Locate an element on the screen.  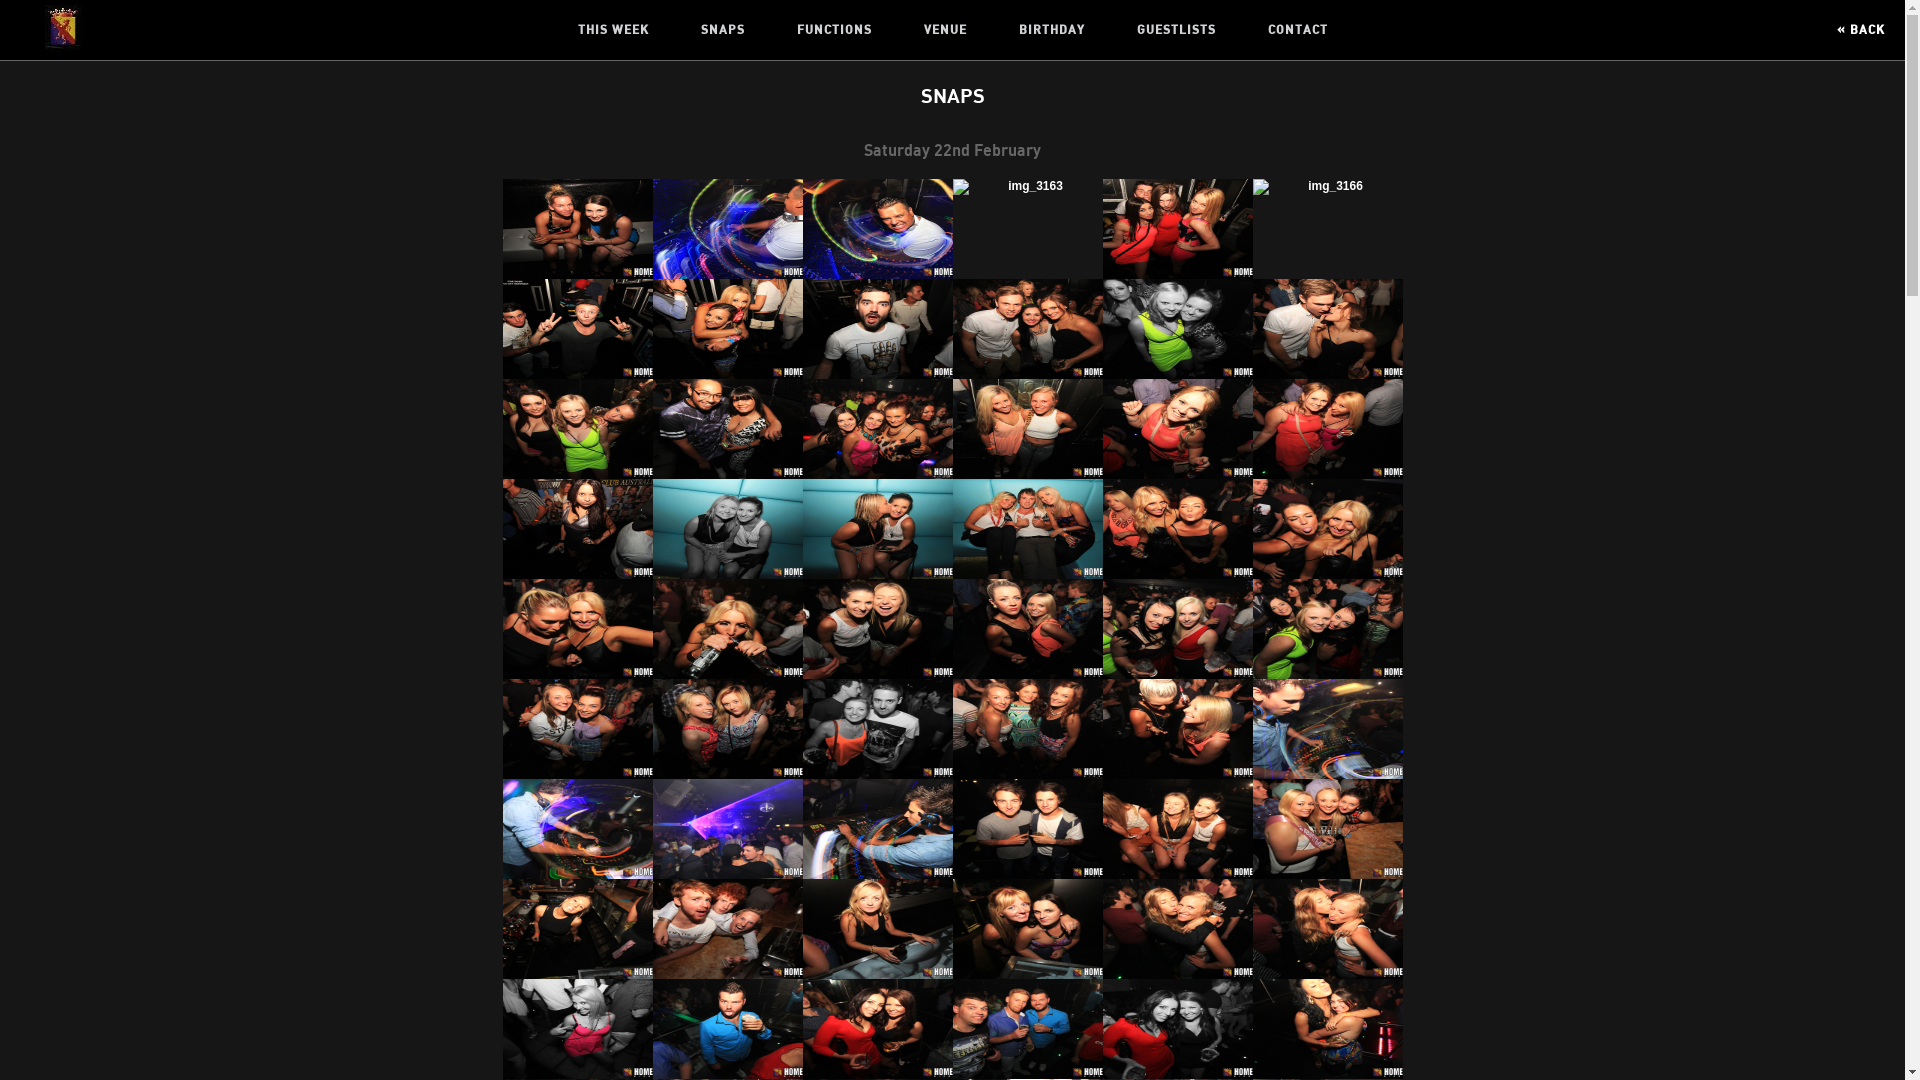
' ' is located at coordinates (725, 729).